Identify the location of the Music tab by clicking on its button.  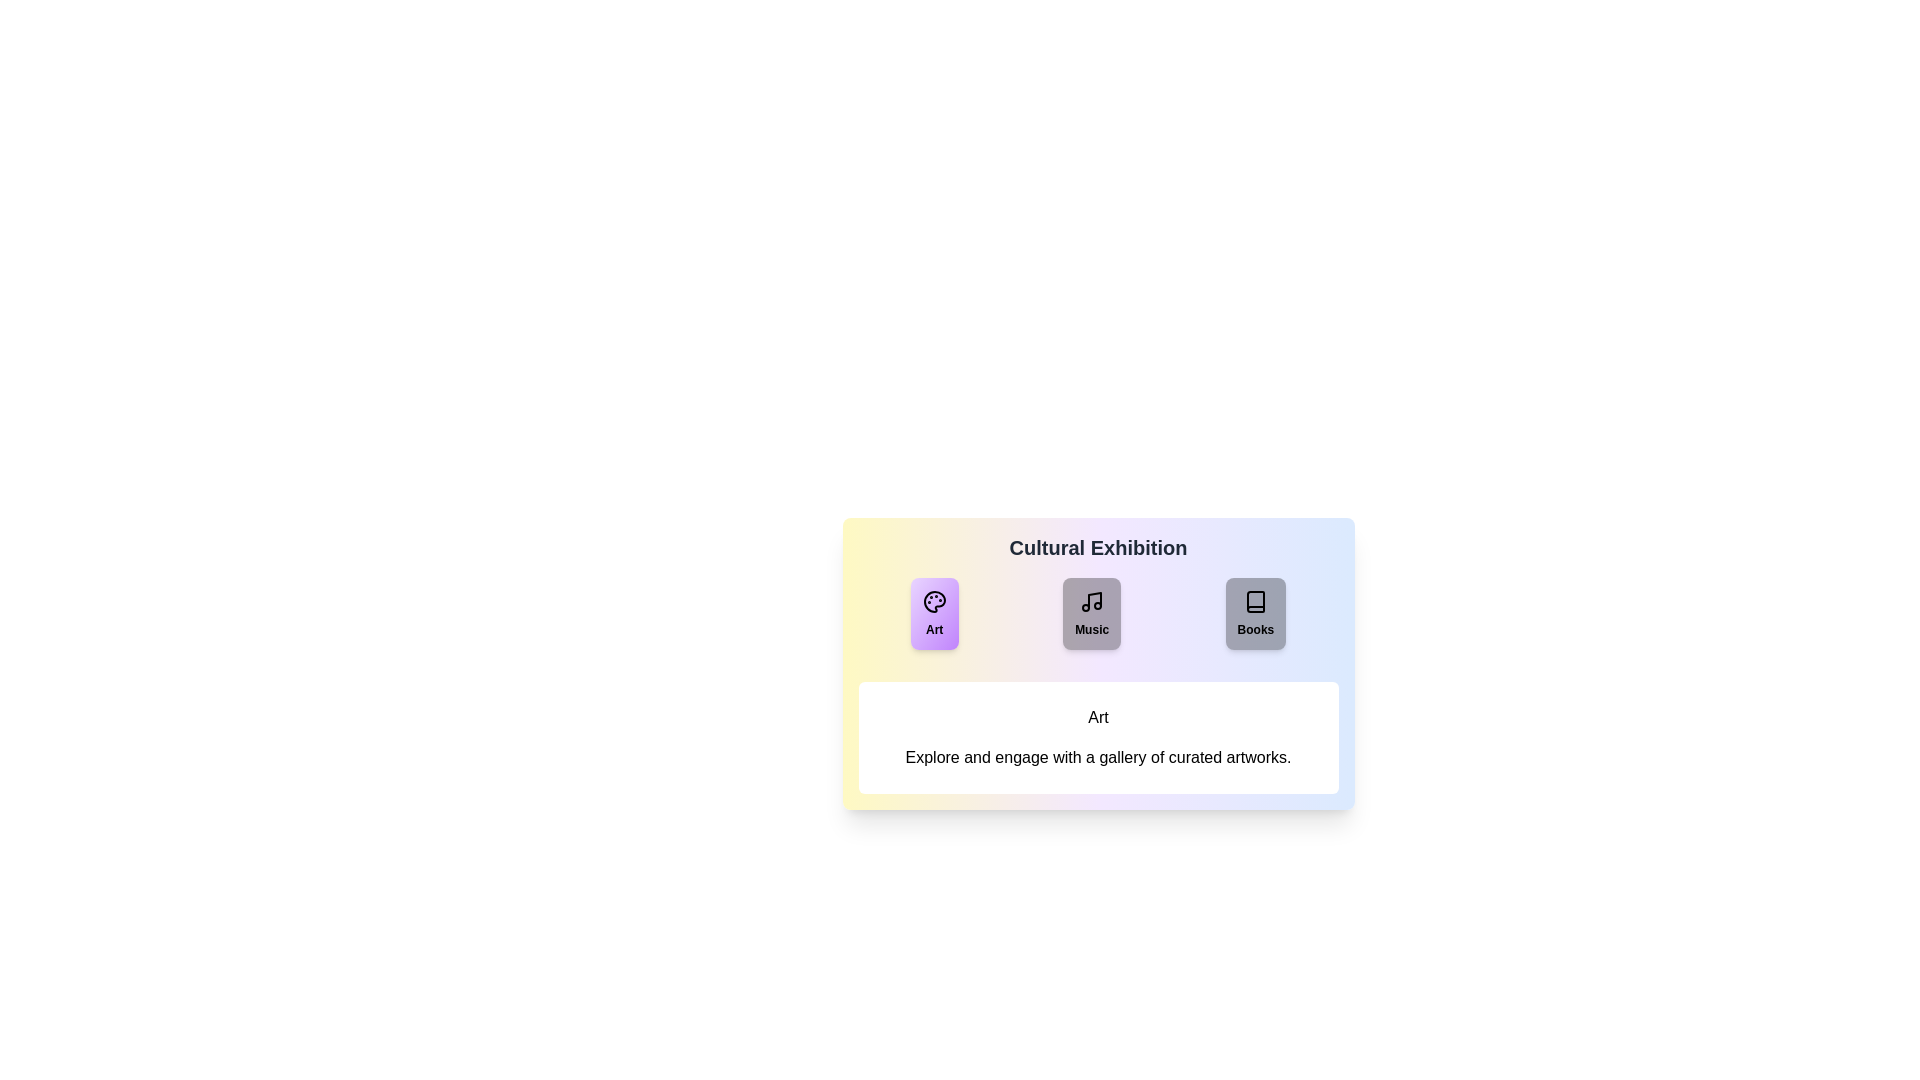
(1091, 612).